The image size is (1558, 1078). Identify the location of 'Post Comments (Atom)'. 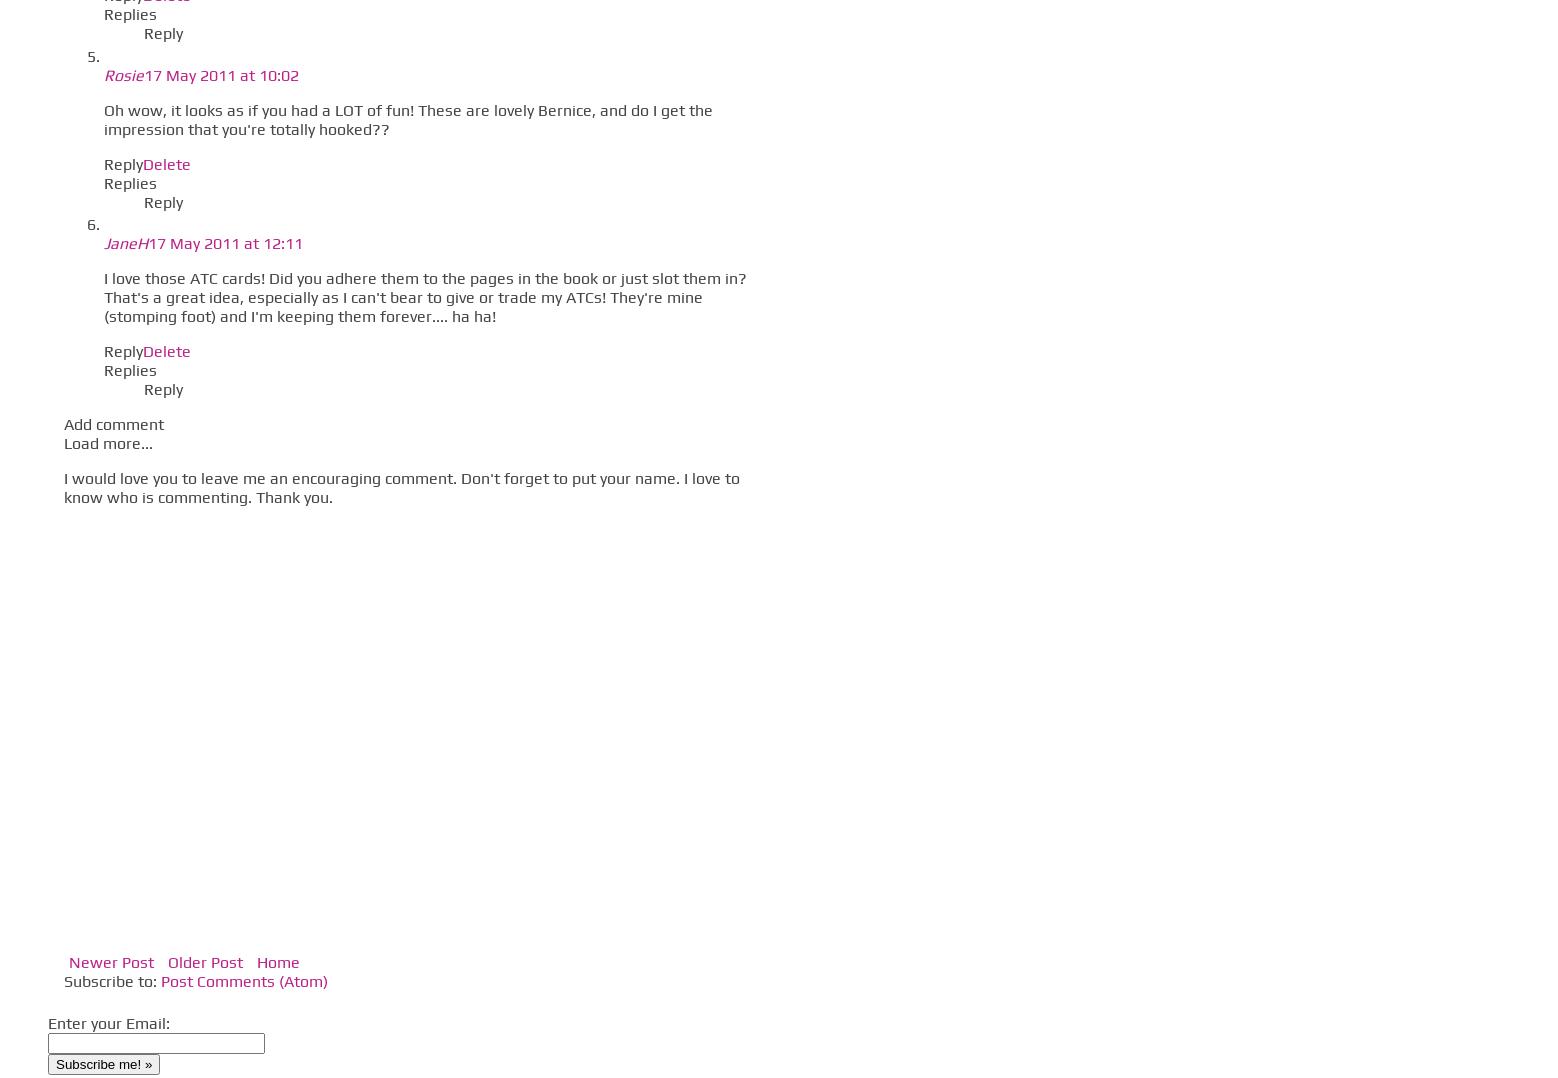
(243, 980).